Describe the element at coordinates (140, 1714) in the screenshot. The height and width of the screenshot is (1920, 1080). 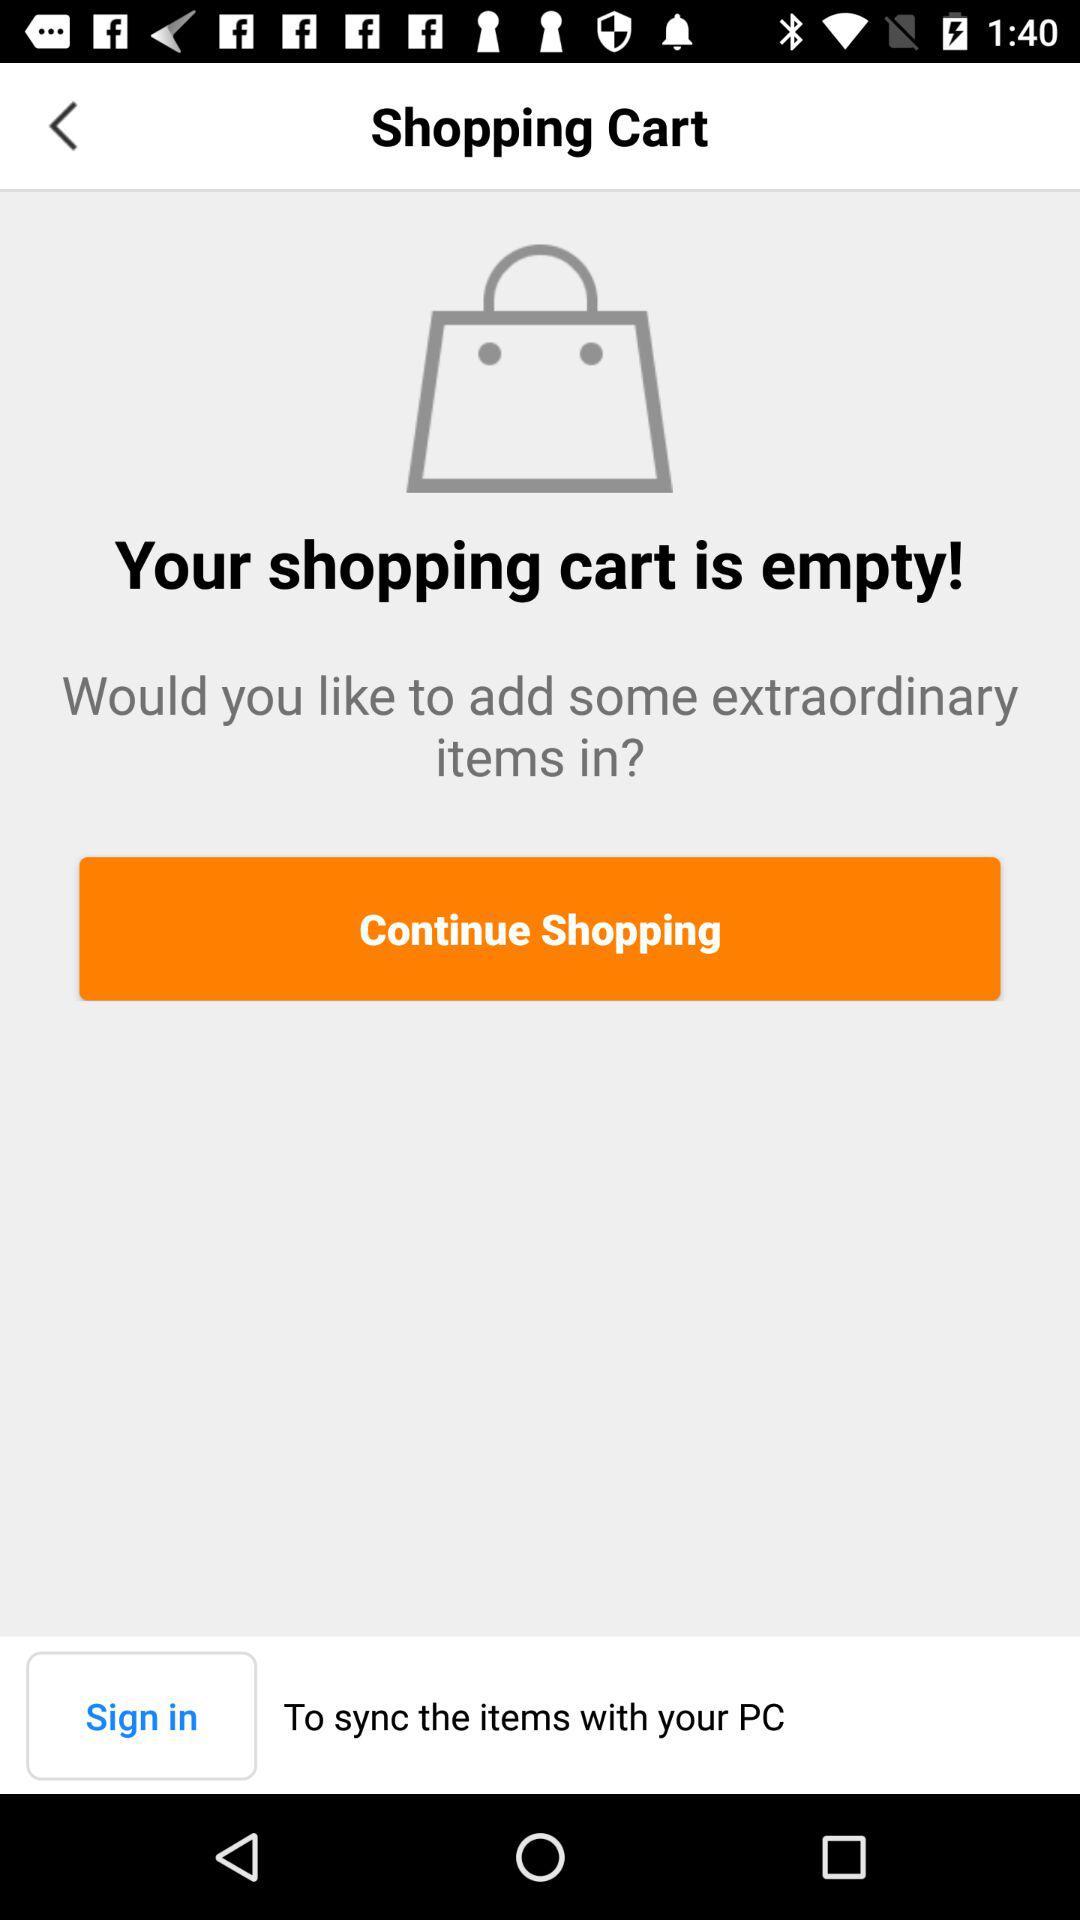
I see `item next to to sync the` at that location.